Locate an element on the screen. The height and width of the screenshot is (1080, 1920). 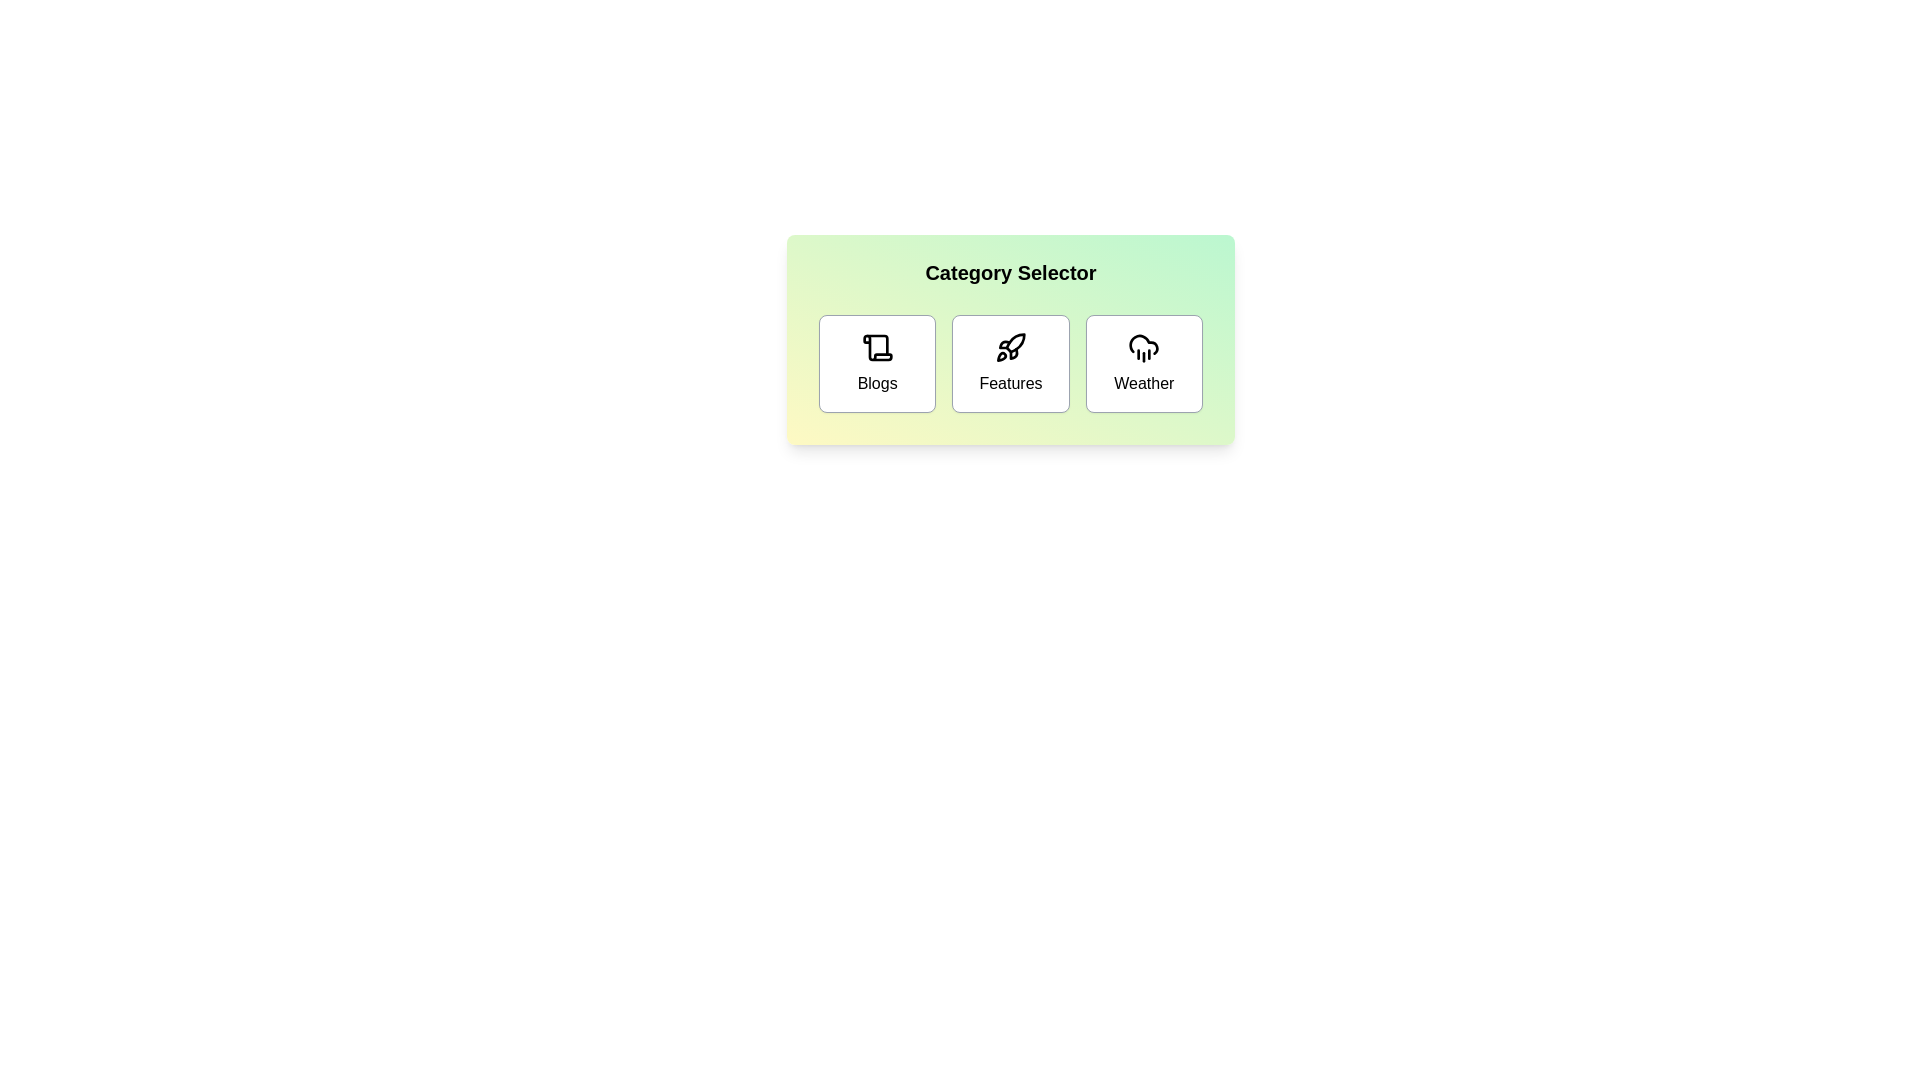
the 'Blogs' button to select the Blogs category is located at coordinates (877, 363).